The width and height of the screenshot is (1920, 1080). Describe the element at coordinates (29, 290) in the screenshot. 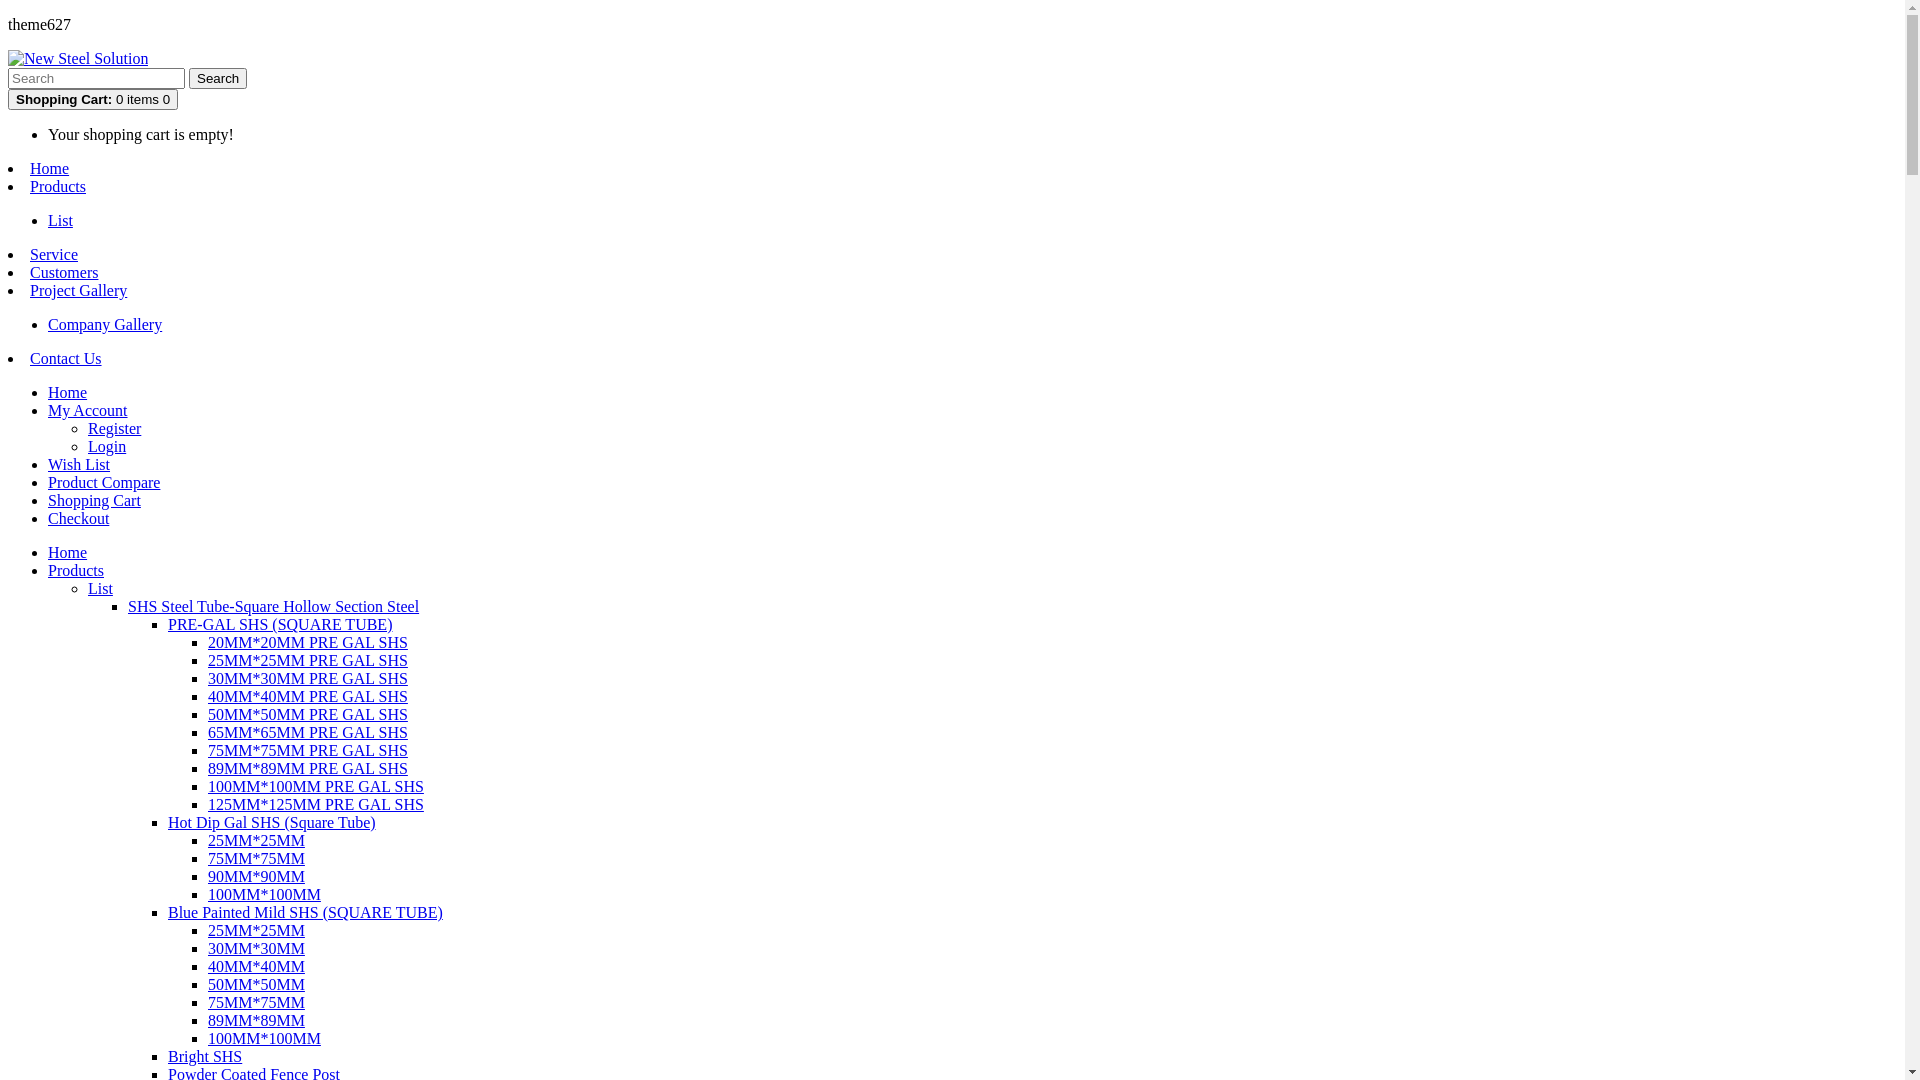

I see `'Project Gallery'` at that location.